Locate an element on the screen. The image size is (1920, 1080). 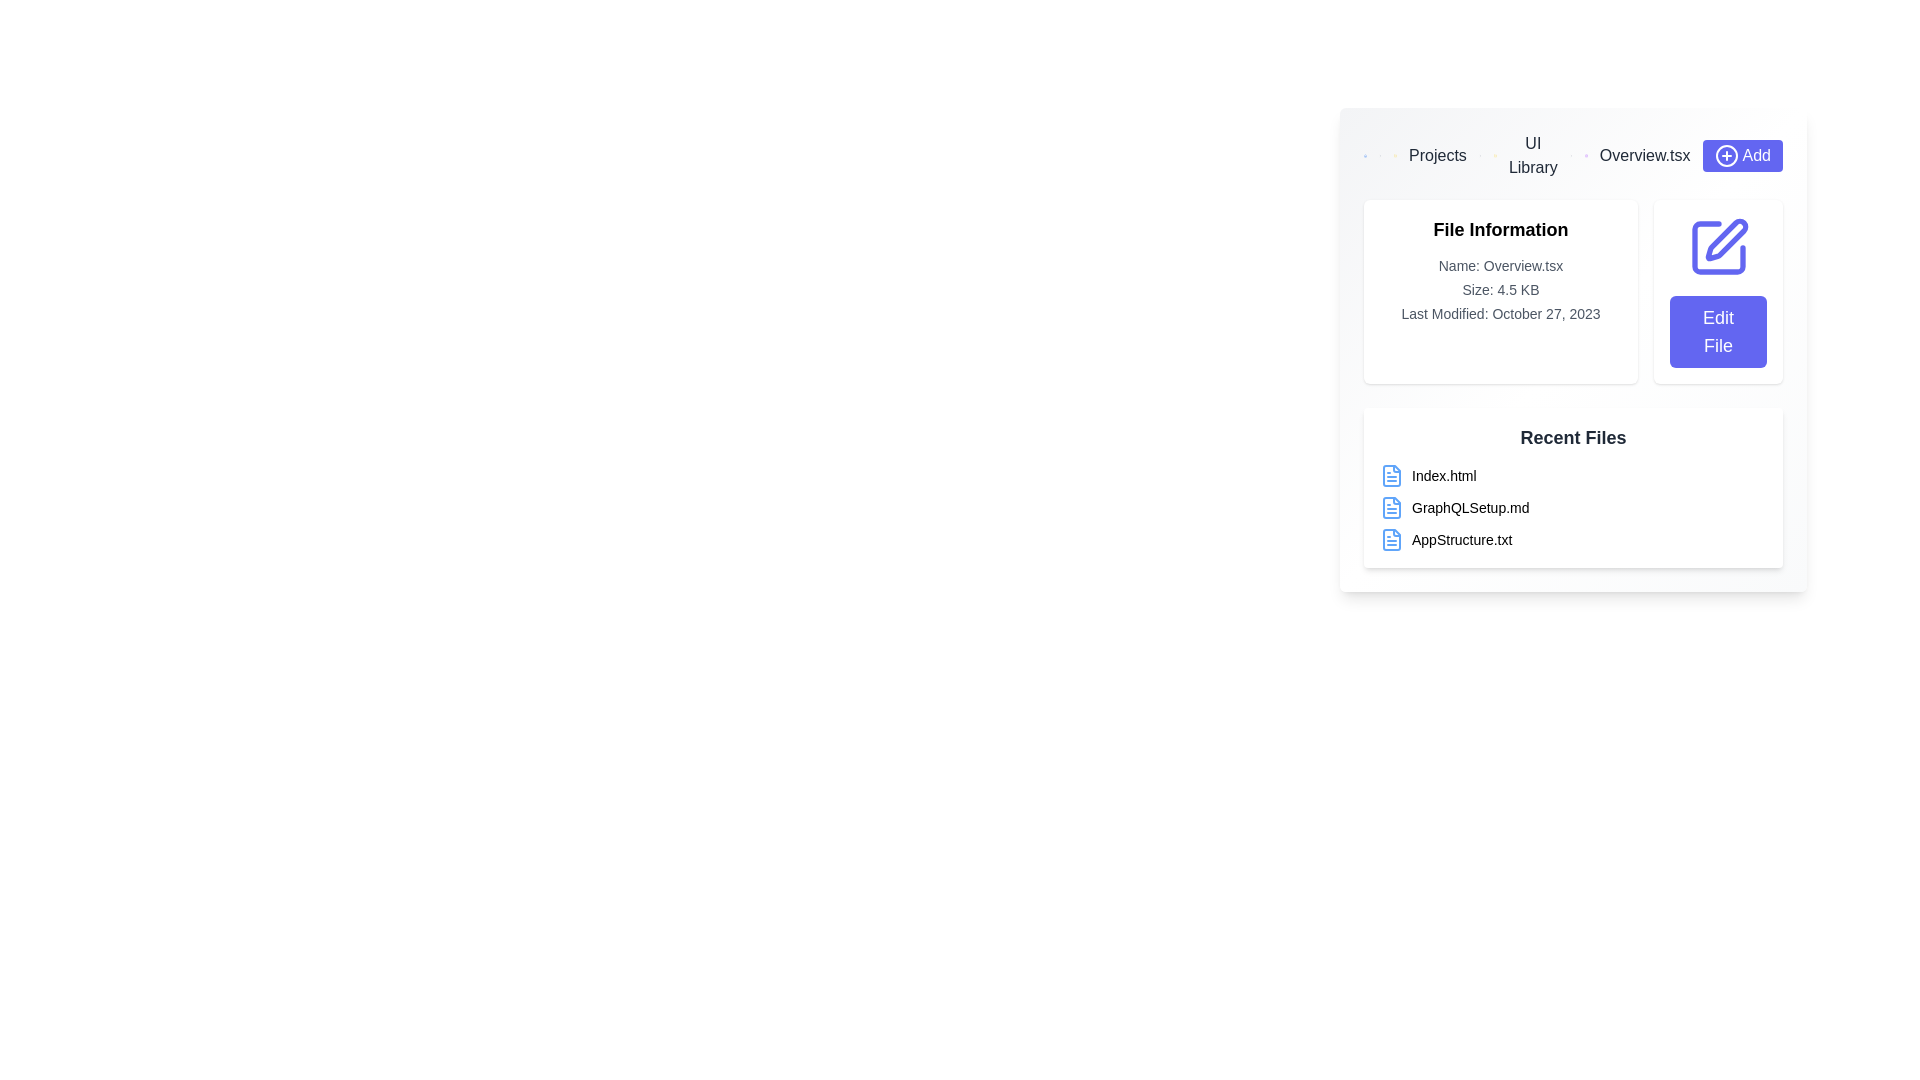
the 'Add' button in the Breadcrumb navigation bar is located at coordinates (1572, 154).